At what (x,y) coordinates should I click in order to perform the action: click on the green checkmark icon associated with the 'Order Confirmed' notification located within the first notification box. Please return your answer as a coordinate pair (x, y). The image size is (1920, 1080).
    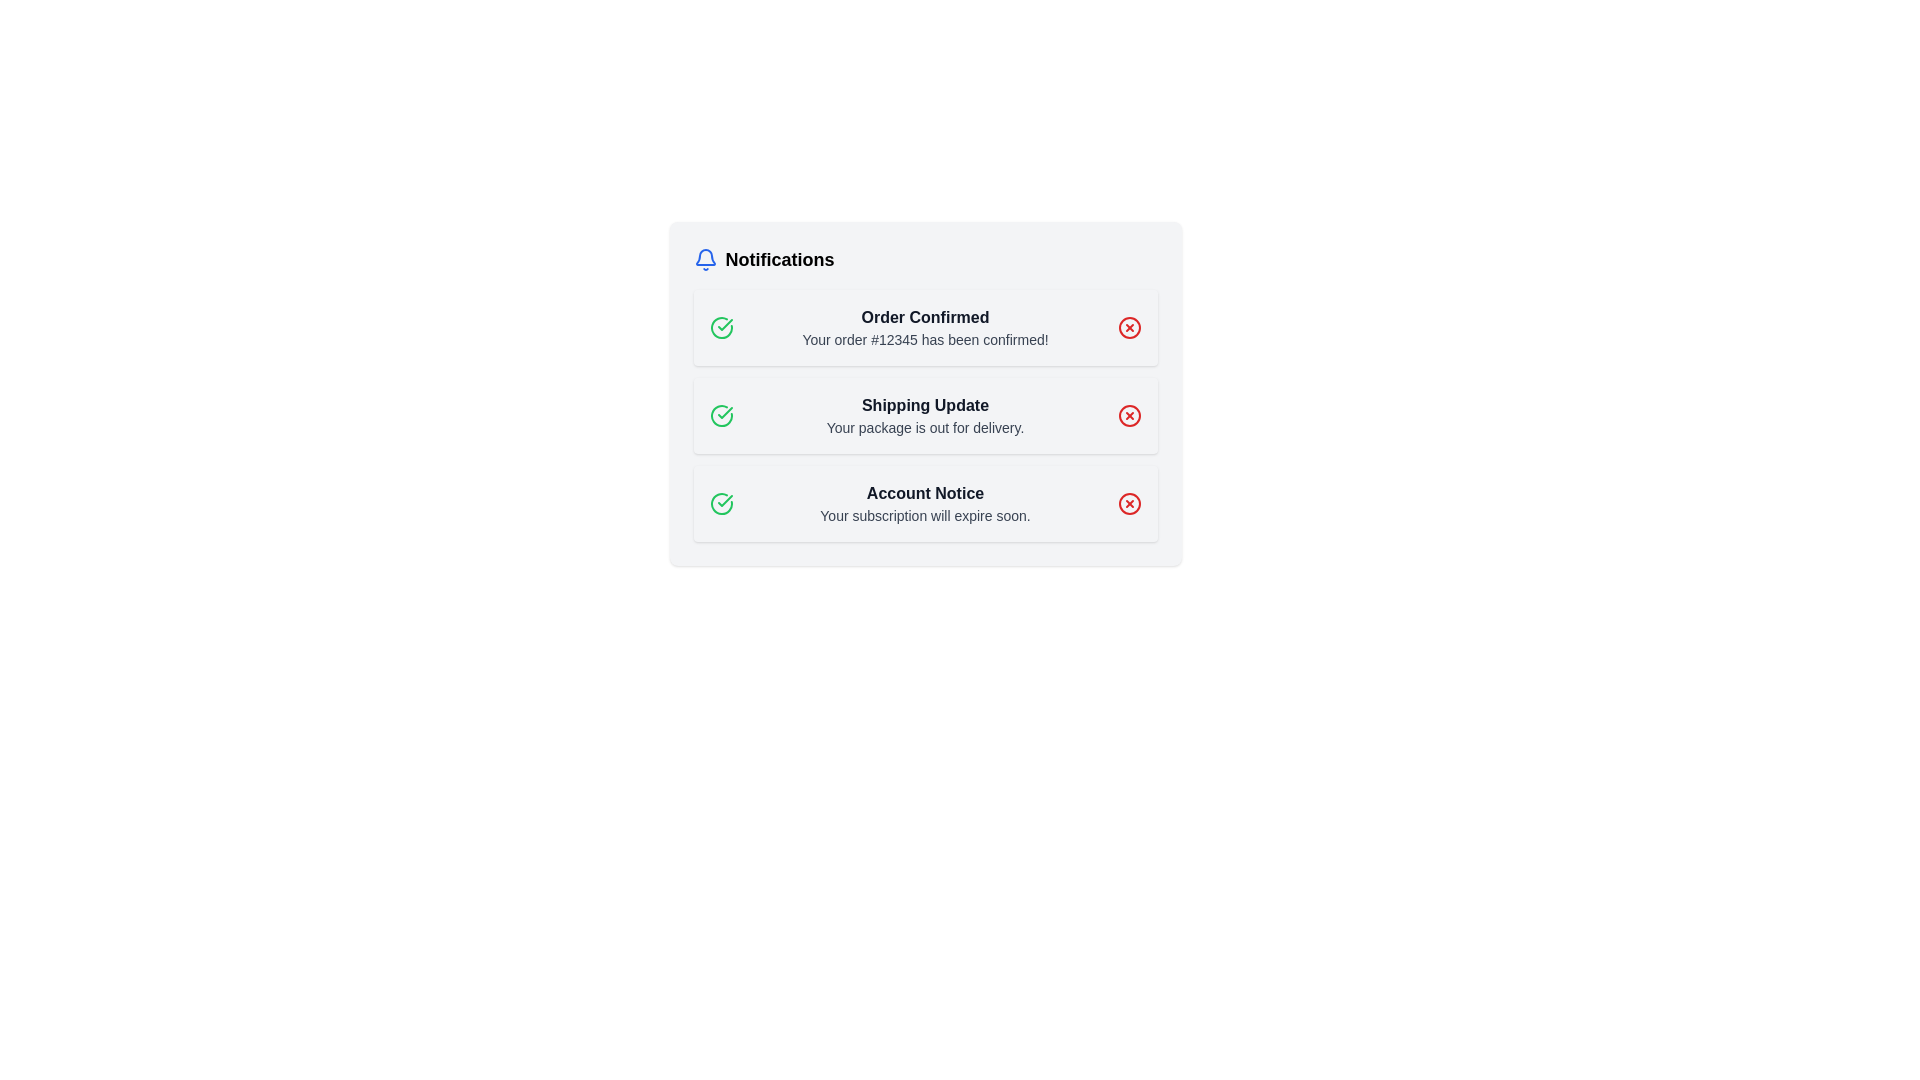
    Looking at the image, I should click on (723, 411).